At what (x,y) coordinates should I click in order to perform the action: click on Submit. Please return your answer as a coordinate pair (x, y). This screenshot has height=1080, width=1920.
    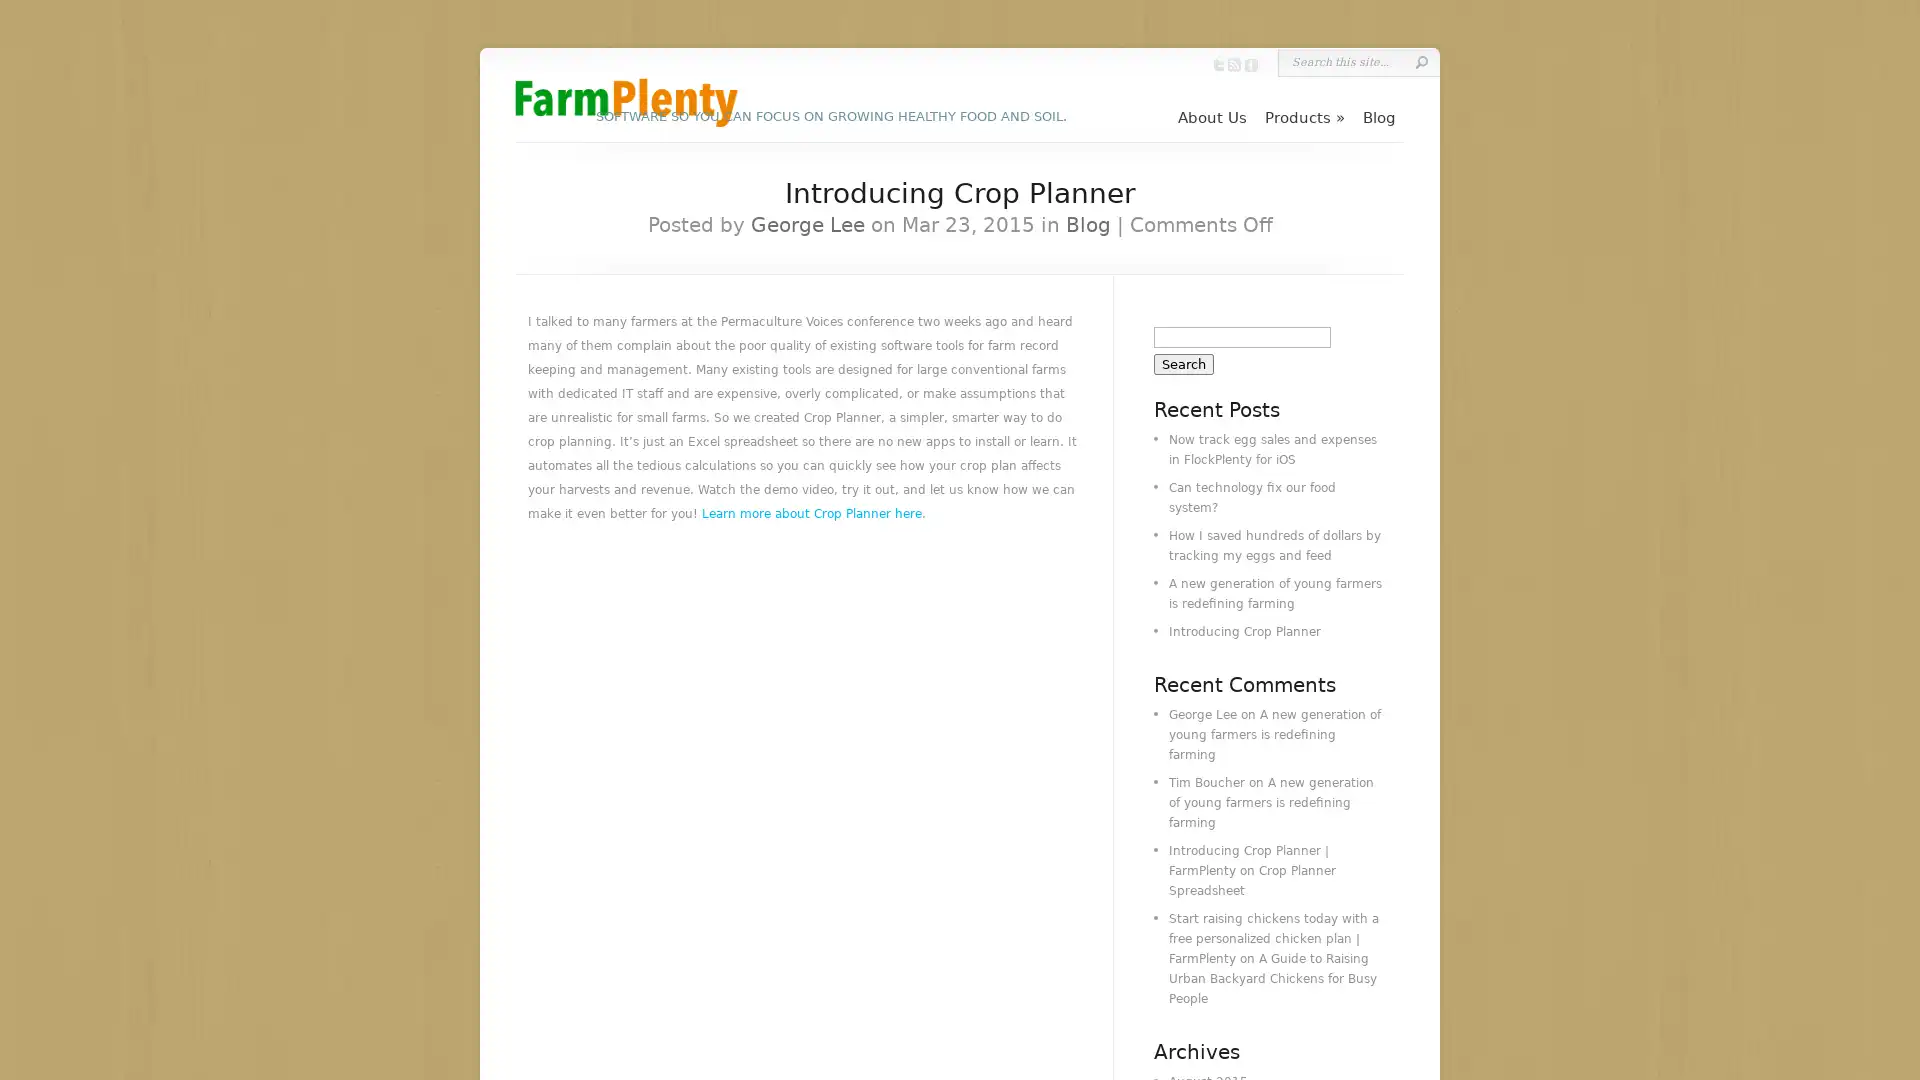
    Looking at the image, I should click on (1420, 61).